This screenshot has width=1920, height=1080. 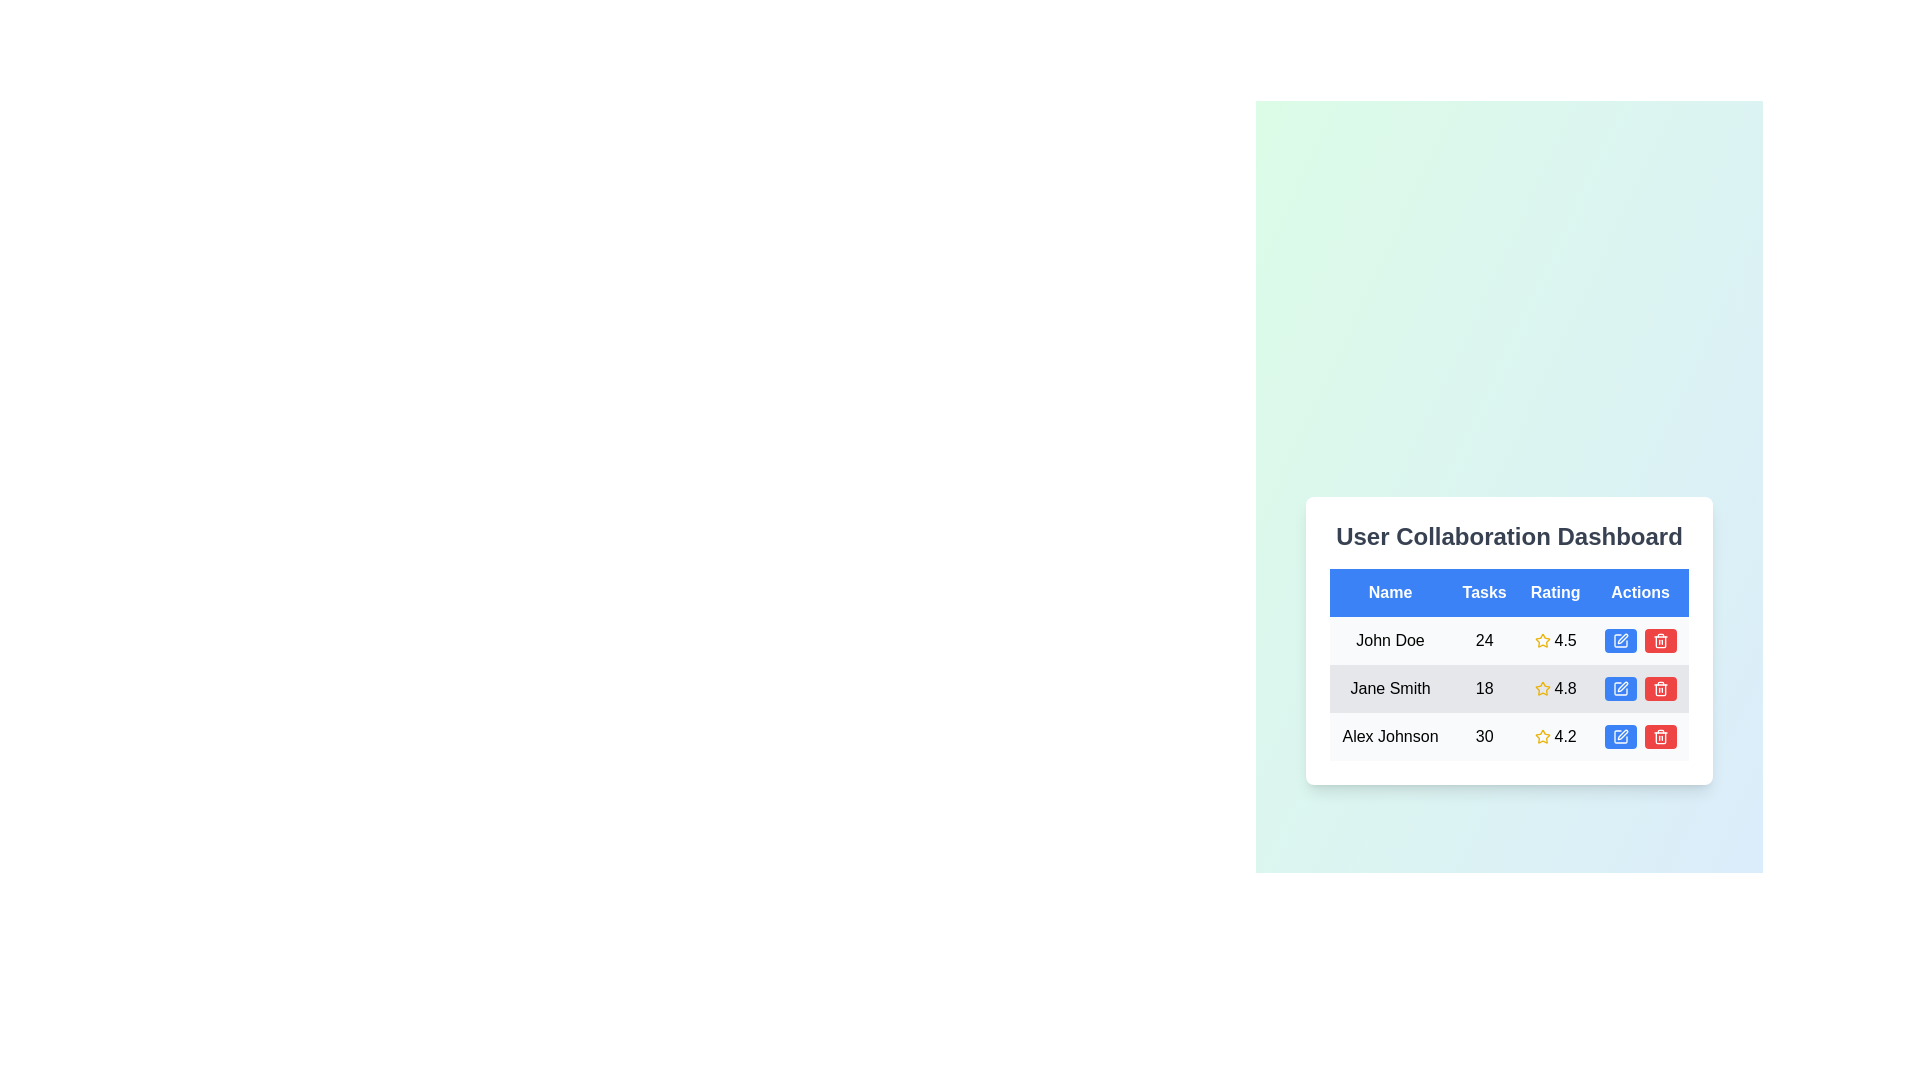 I want to click on the trash can icon in the 'Actions' column of the 'User Collaboration Dashboard', so click(x=1660, y=736).